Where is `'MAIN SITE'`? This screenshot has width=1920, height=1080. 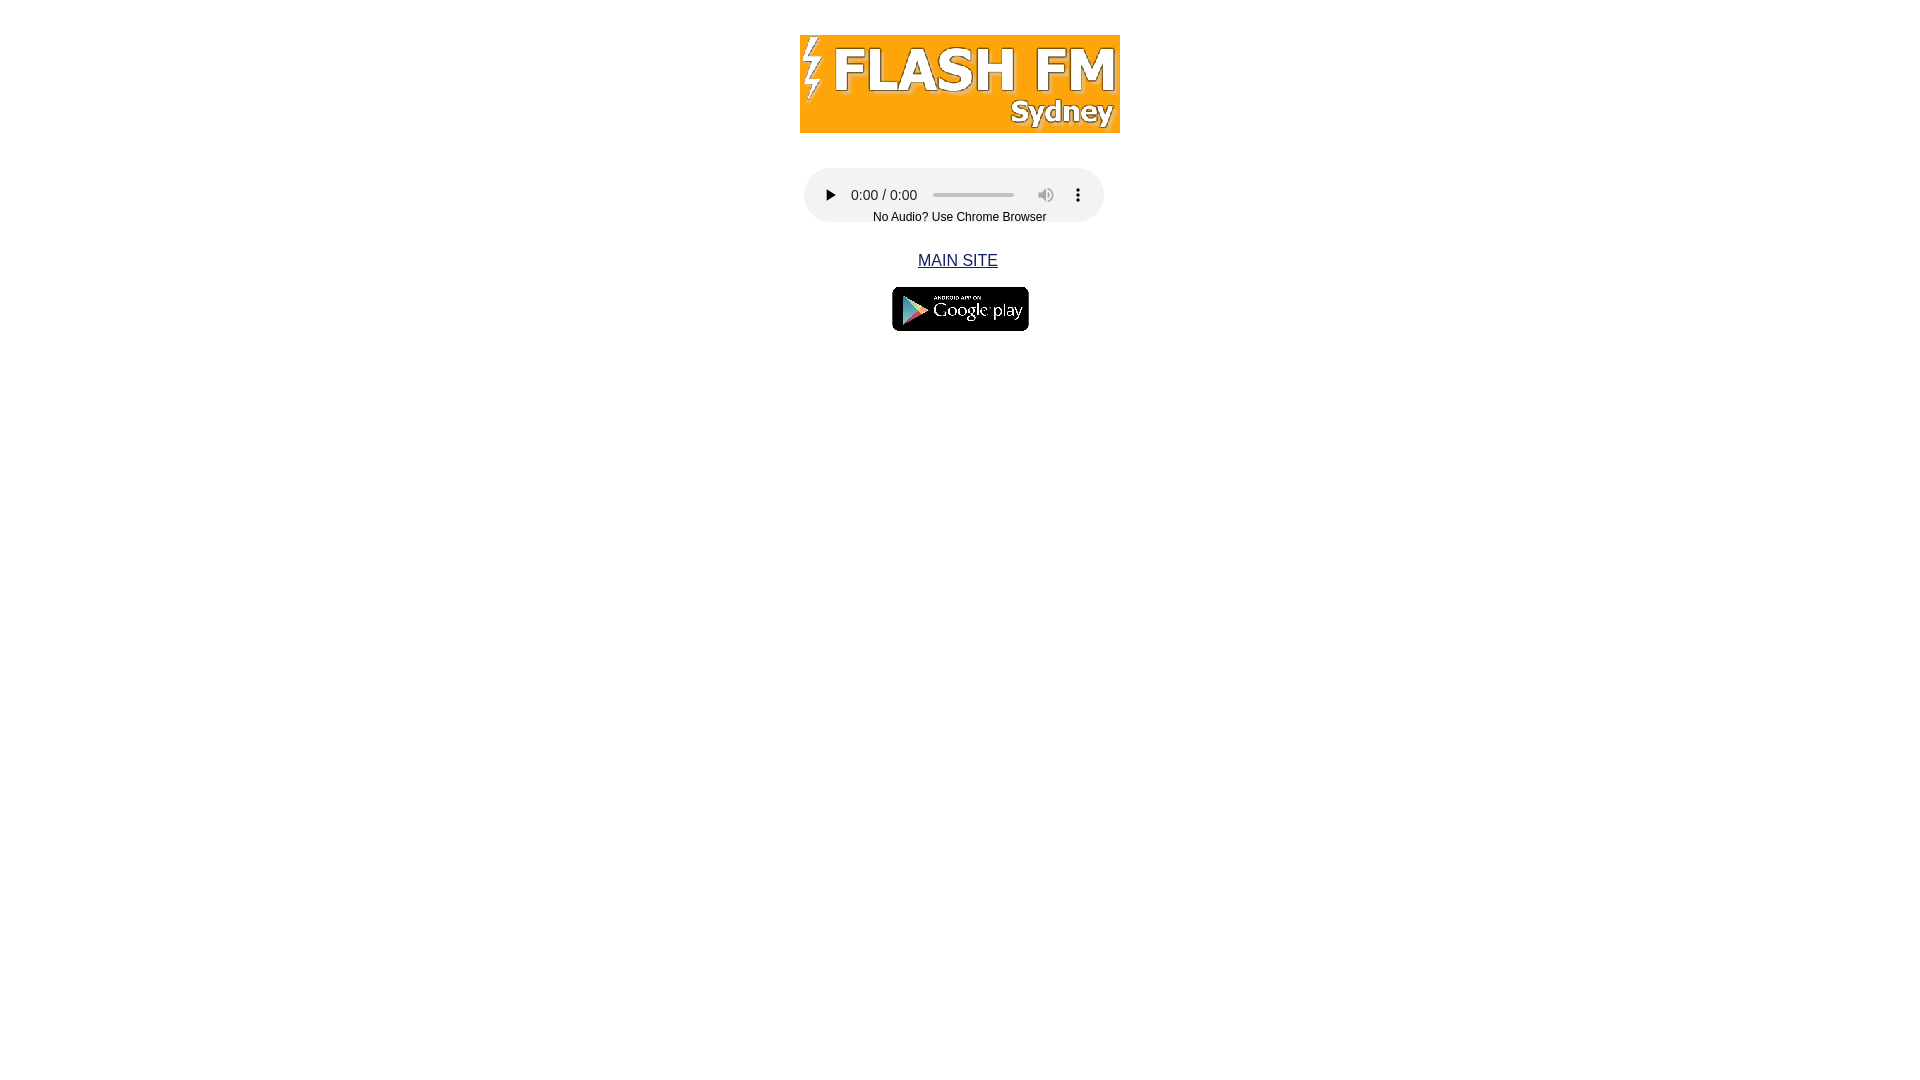
'MAIN SITE' is located at coordinates (957, 259).